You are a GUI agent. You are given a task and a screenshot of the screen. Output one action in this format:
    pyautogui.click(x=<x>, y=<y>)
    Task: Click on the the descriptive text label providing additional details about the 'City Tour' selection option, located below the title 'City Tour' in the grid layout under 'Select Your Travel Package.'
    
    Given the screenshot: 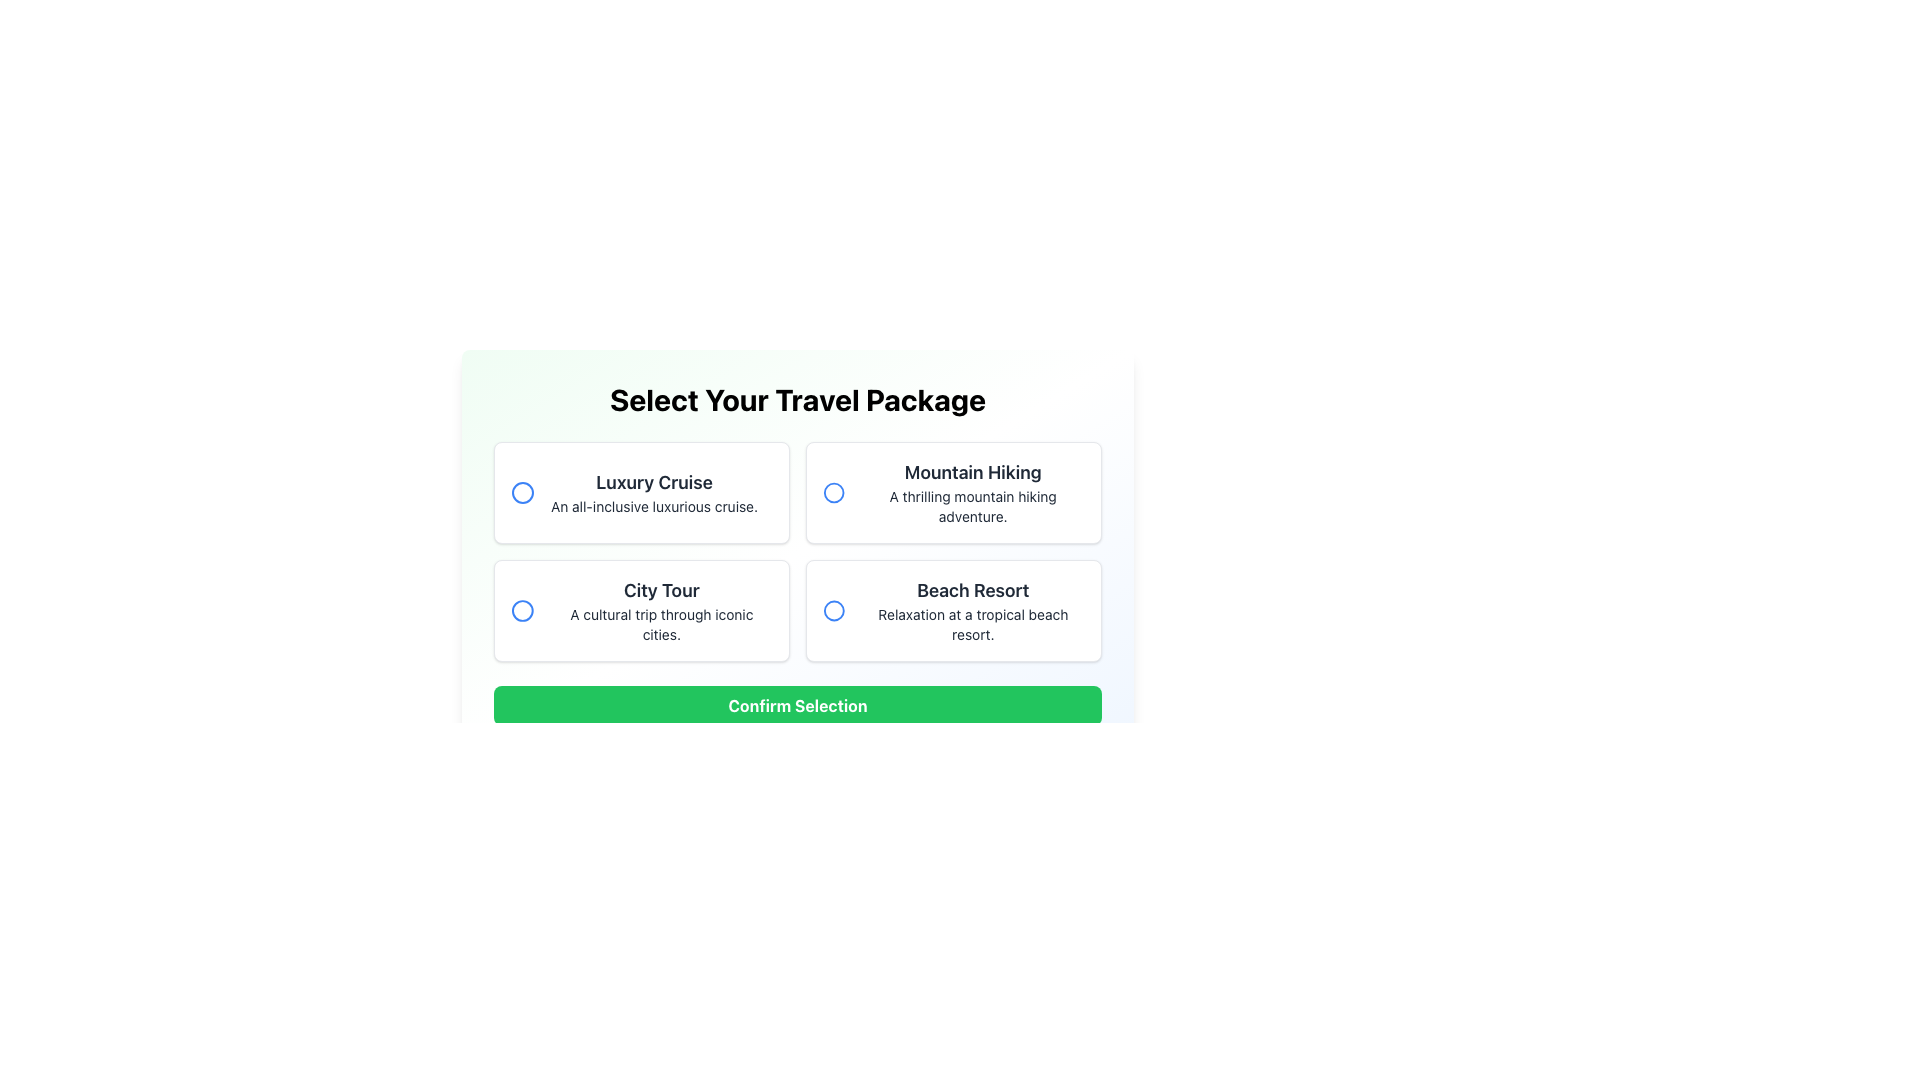 What is the action you would take?
    pyautogui.click(x=661, y=623)
    